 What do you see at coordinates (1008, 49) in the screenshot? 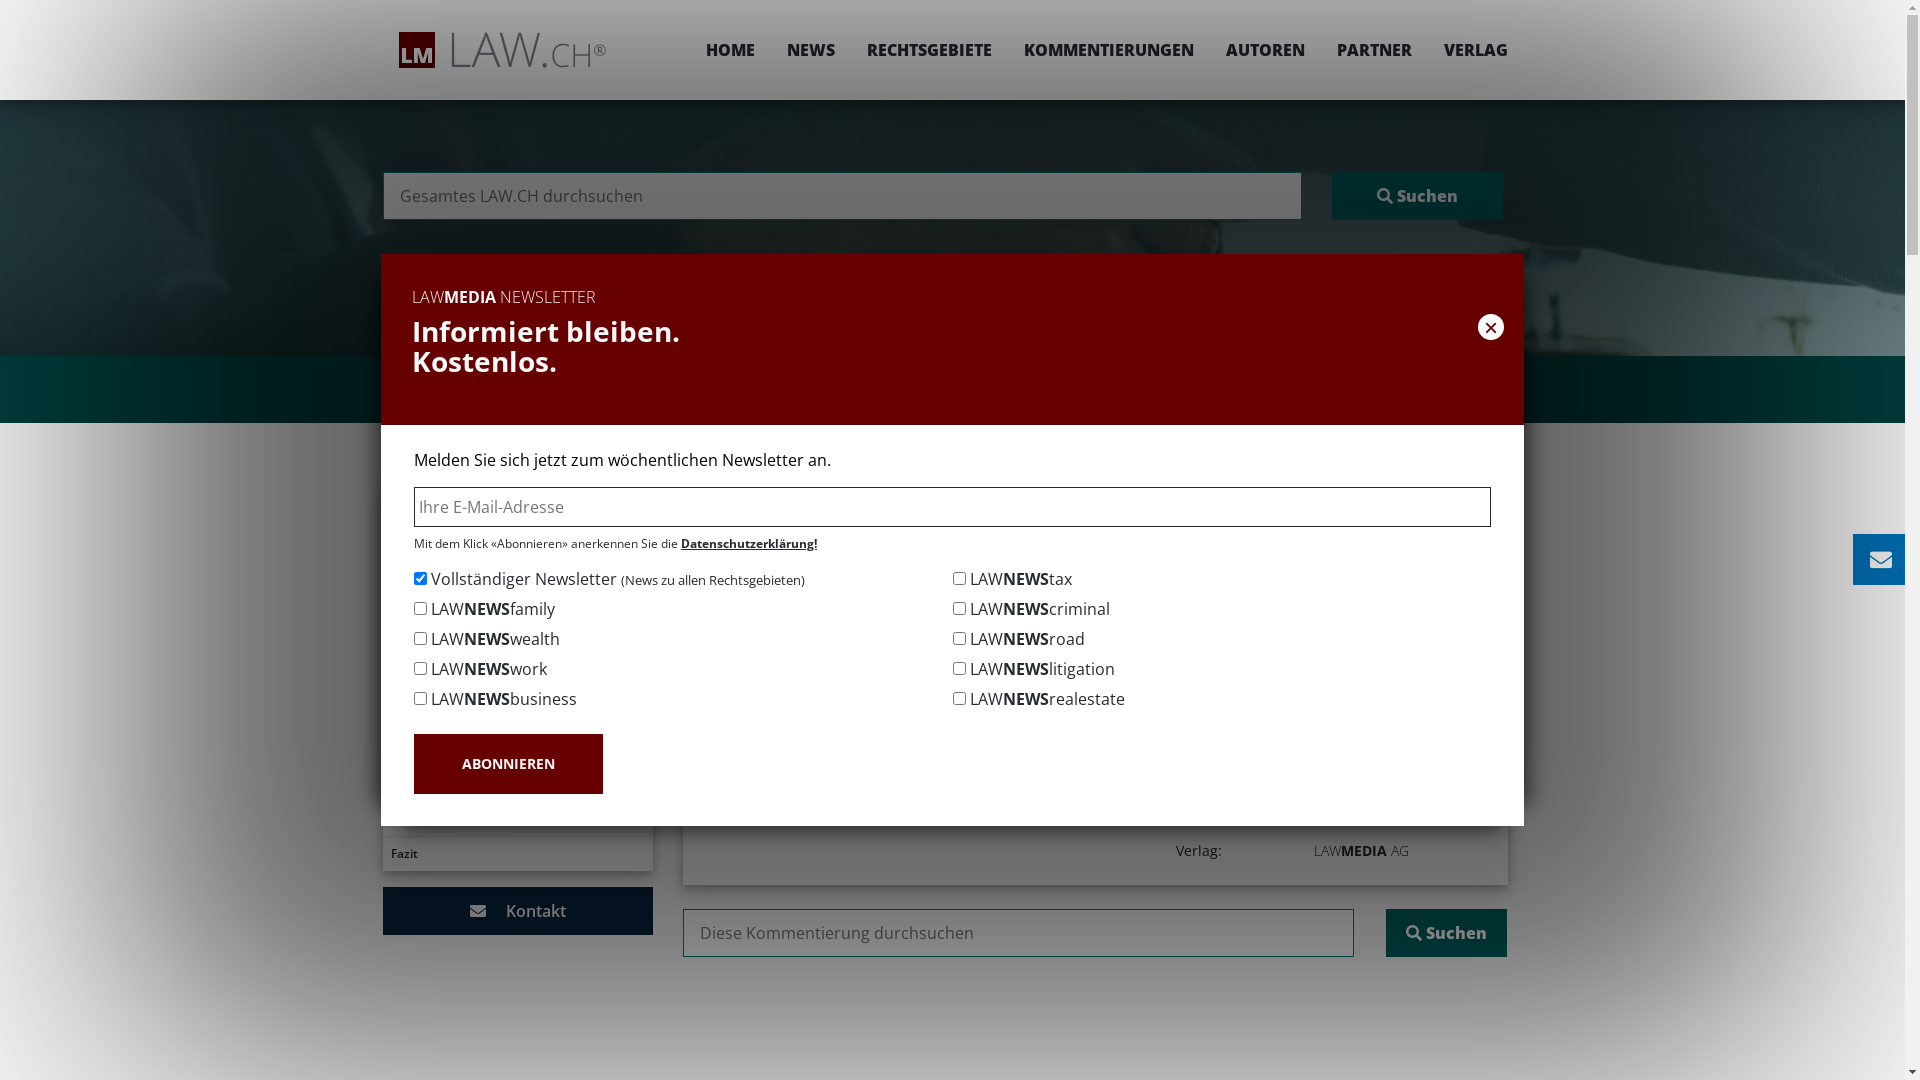
I see `'KOMMENTIERUNGEN'` at bounding box center [1008, 49].